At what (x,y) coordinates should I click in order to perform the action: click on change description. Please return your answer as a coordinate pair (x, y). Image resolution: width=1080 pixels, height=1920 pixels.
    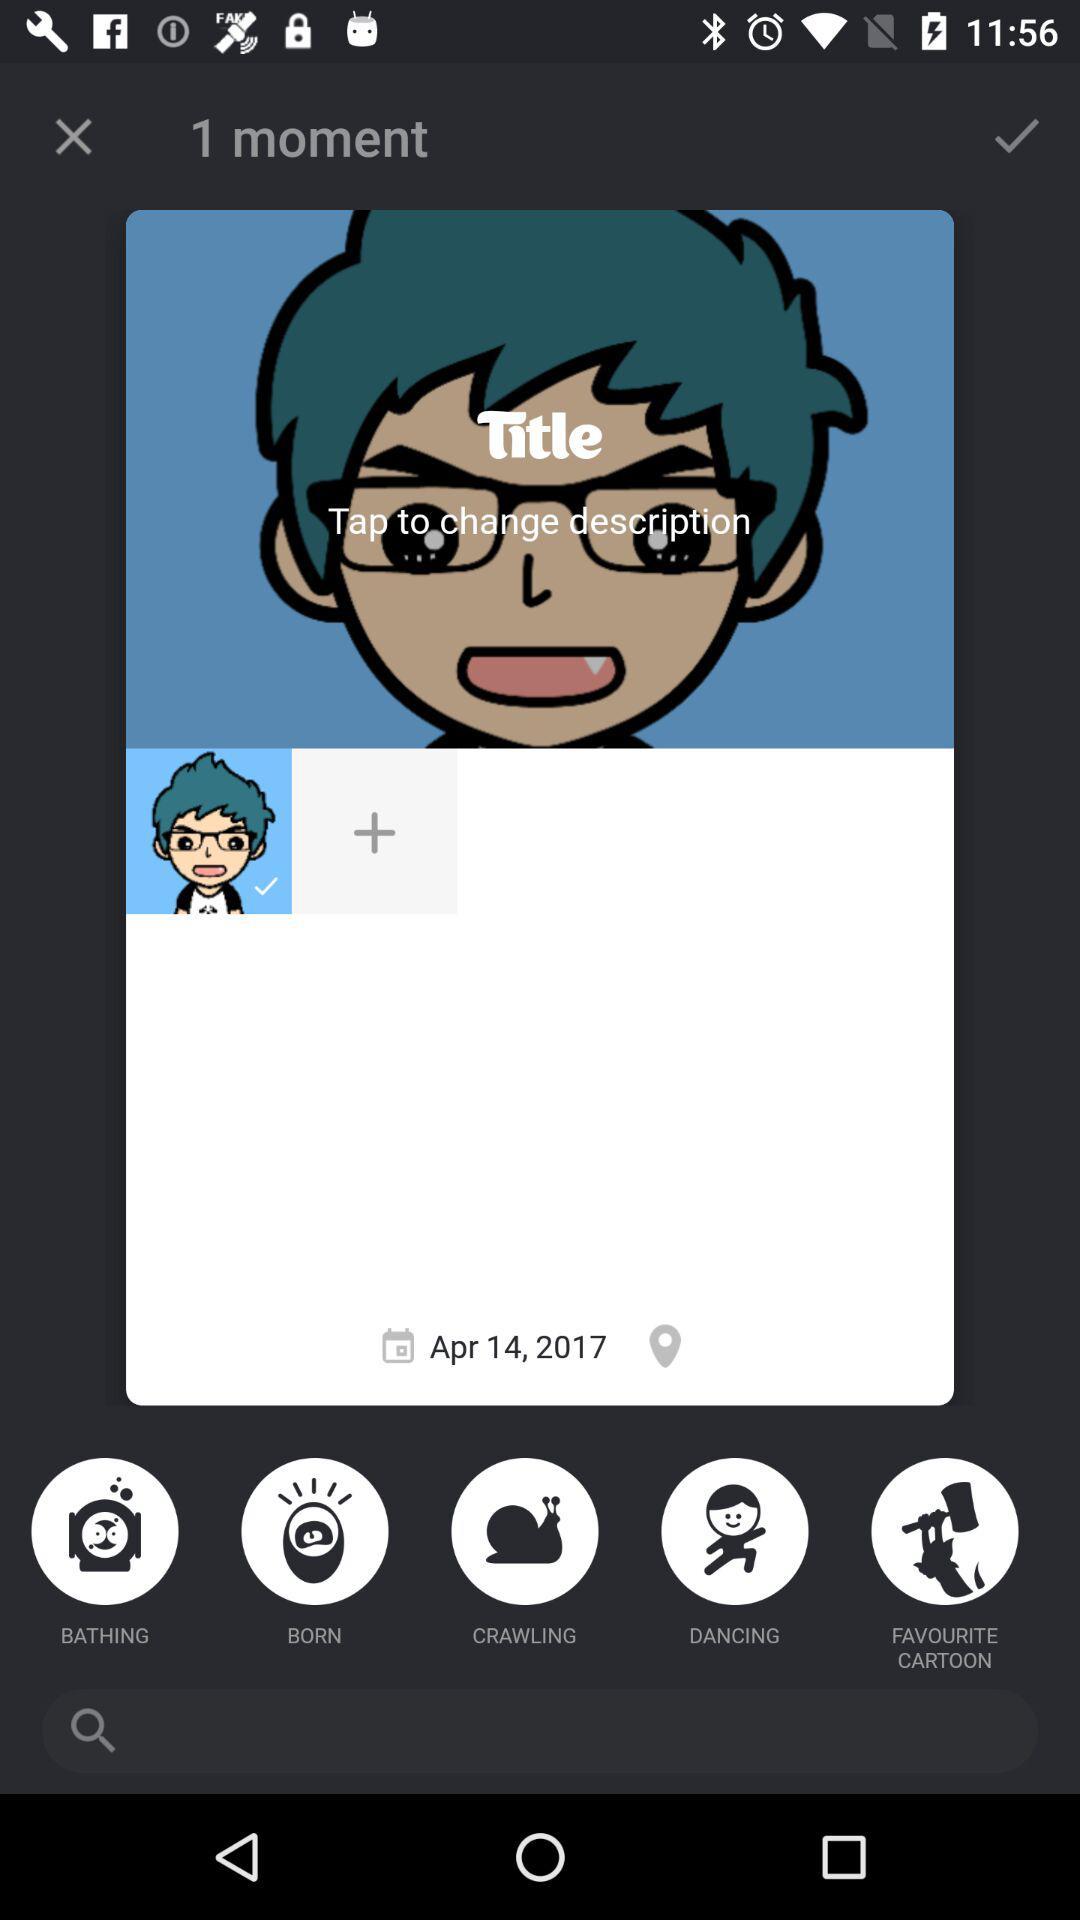
    Looking at the image, I should click on (538, 519).